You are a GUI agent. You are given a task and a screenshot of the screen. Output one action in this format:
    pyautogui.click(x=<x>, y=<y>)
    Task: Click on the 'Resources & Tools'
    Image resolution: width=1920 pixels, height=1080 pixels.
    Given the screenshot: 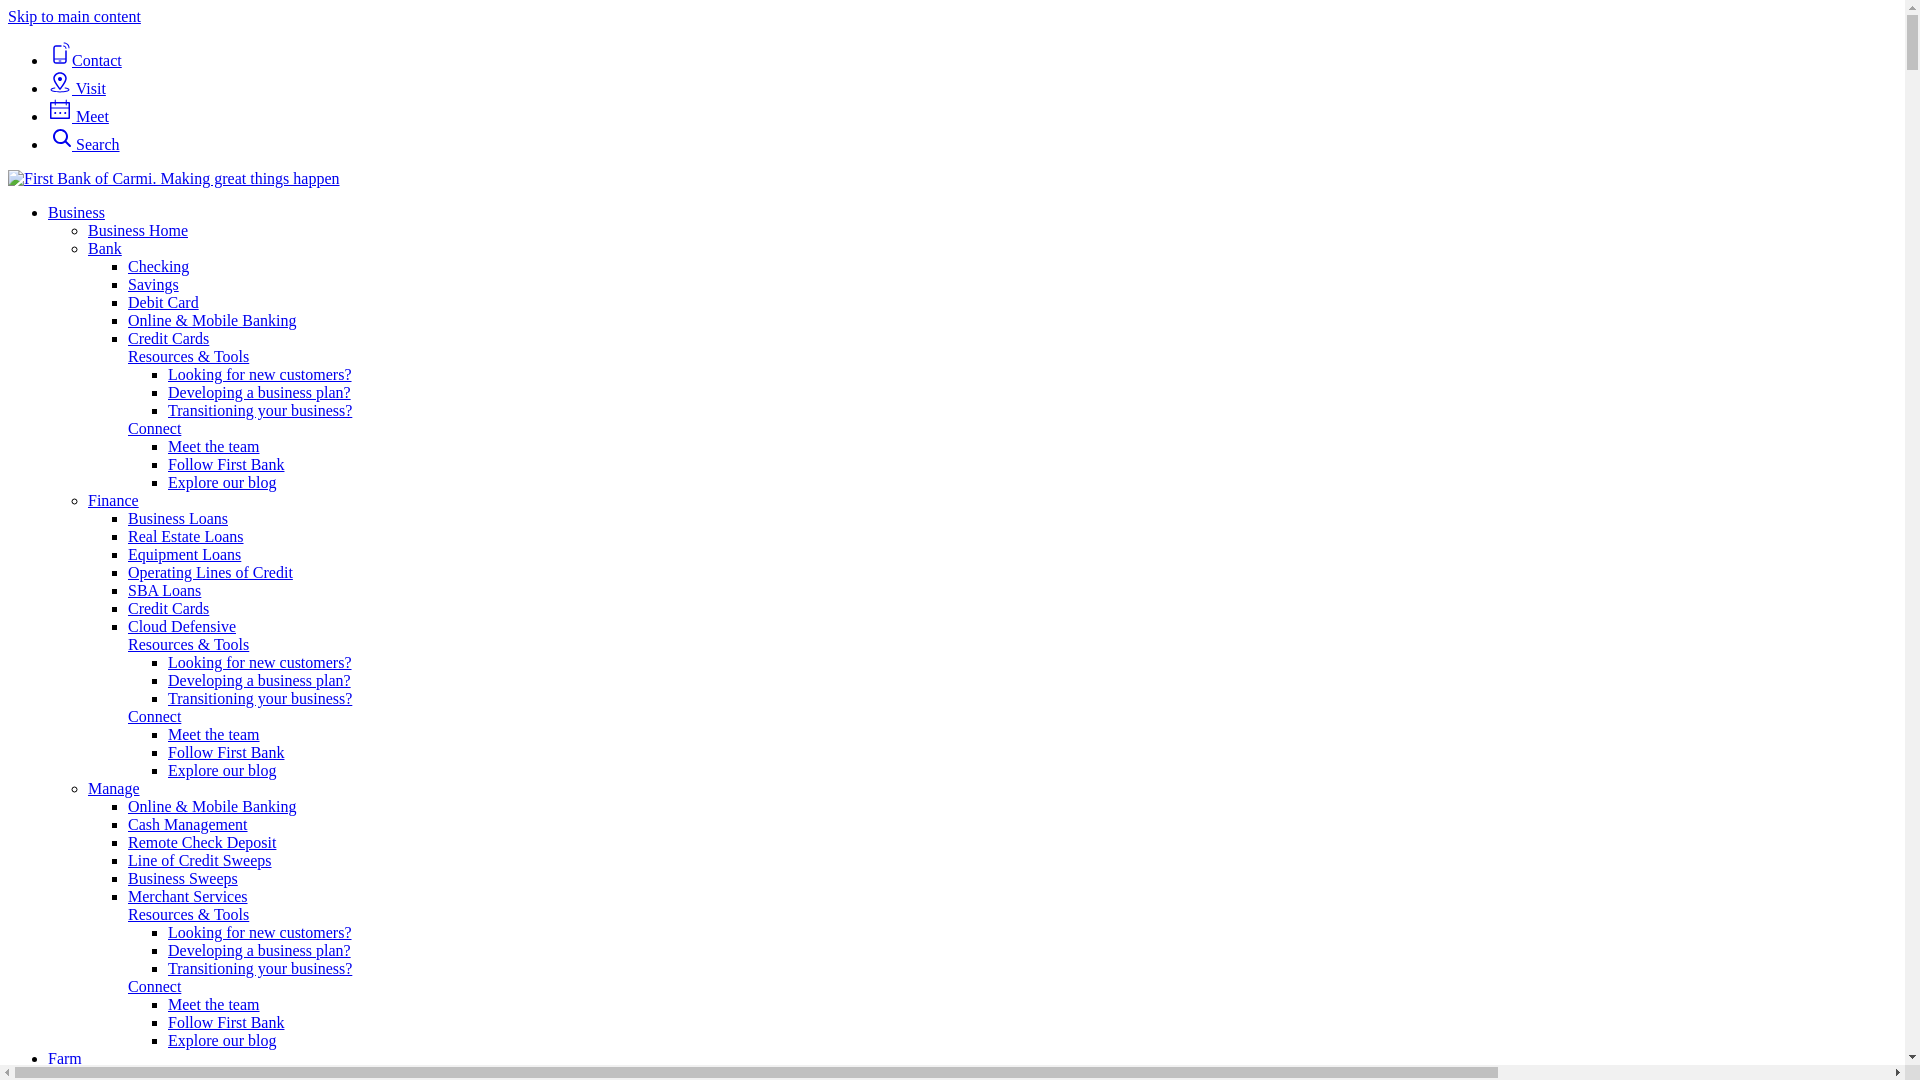 What is the action you would take?
    pyautogui.click(x=188, y=914)
    